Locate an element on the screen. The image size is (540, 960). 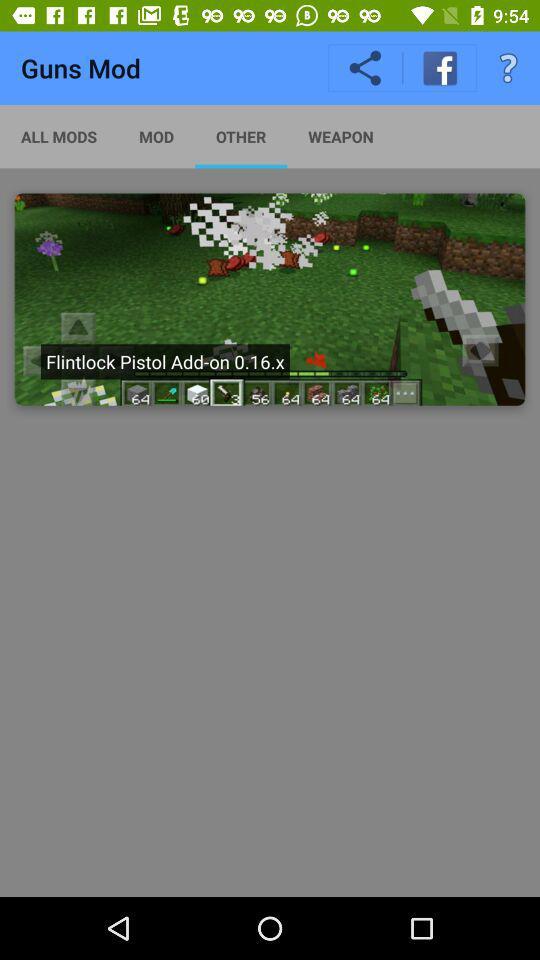
addon is located at coordinates (270, 298).